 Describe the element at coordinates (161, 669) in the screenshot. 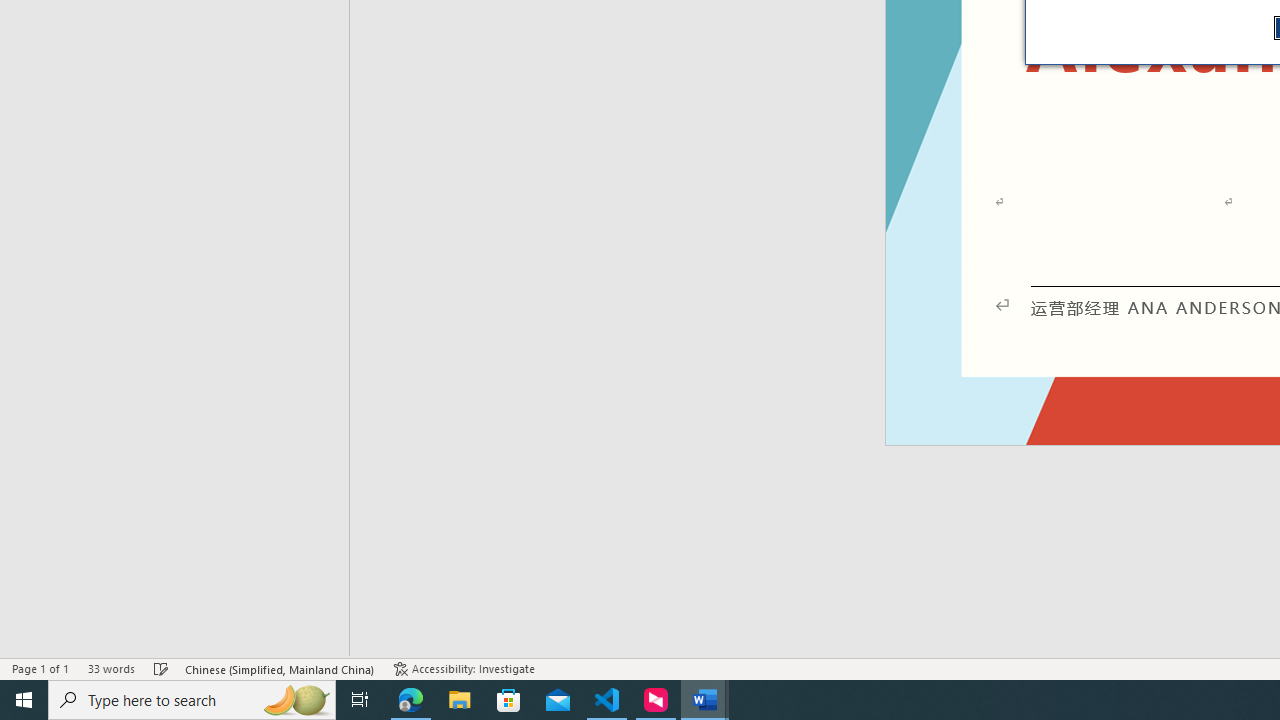

I see `'Spelling and Grammar Check Checking'` at that location.